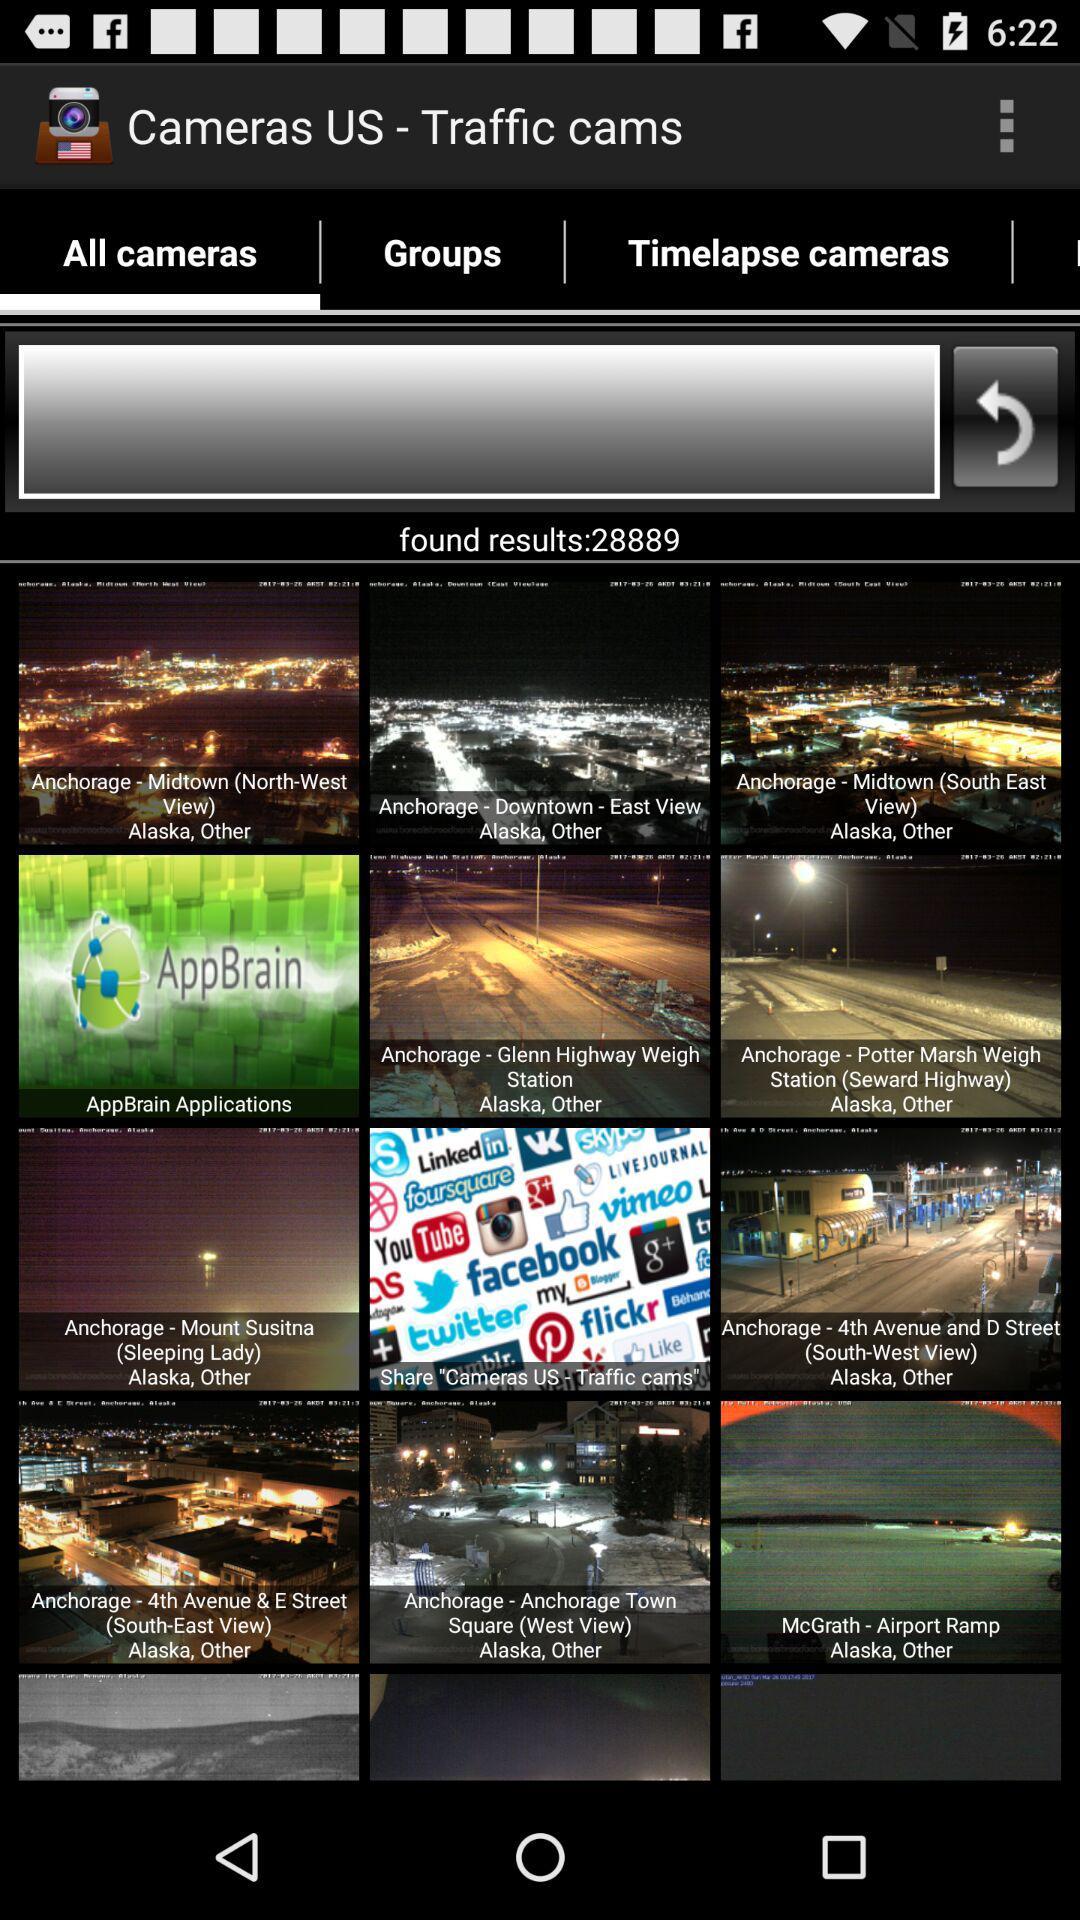  Describe the element at coordinates (441, 251) in the screenshot. I see `the app next to the all cameras app` at that location.